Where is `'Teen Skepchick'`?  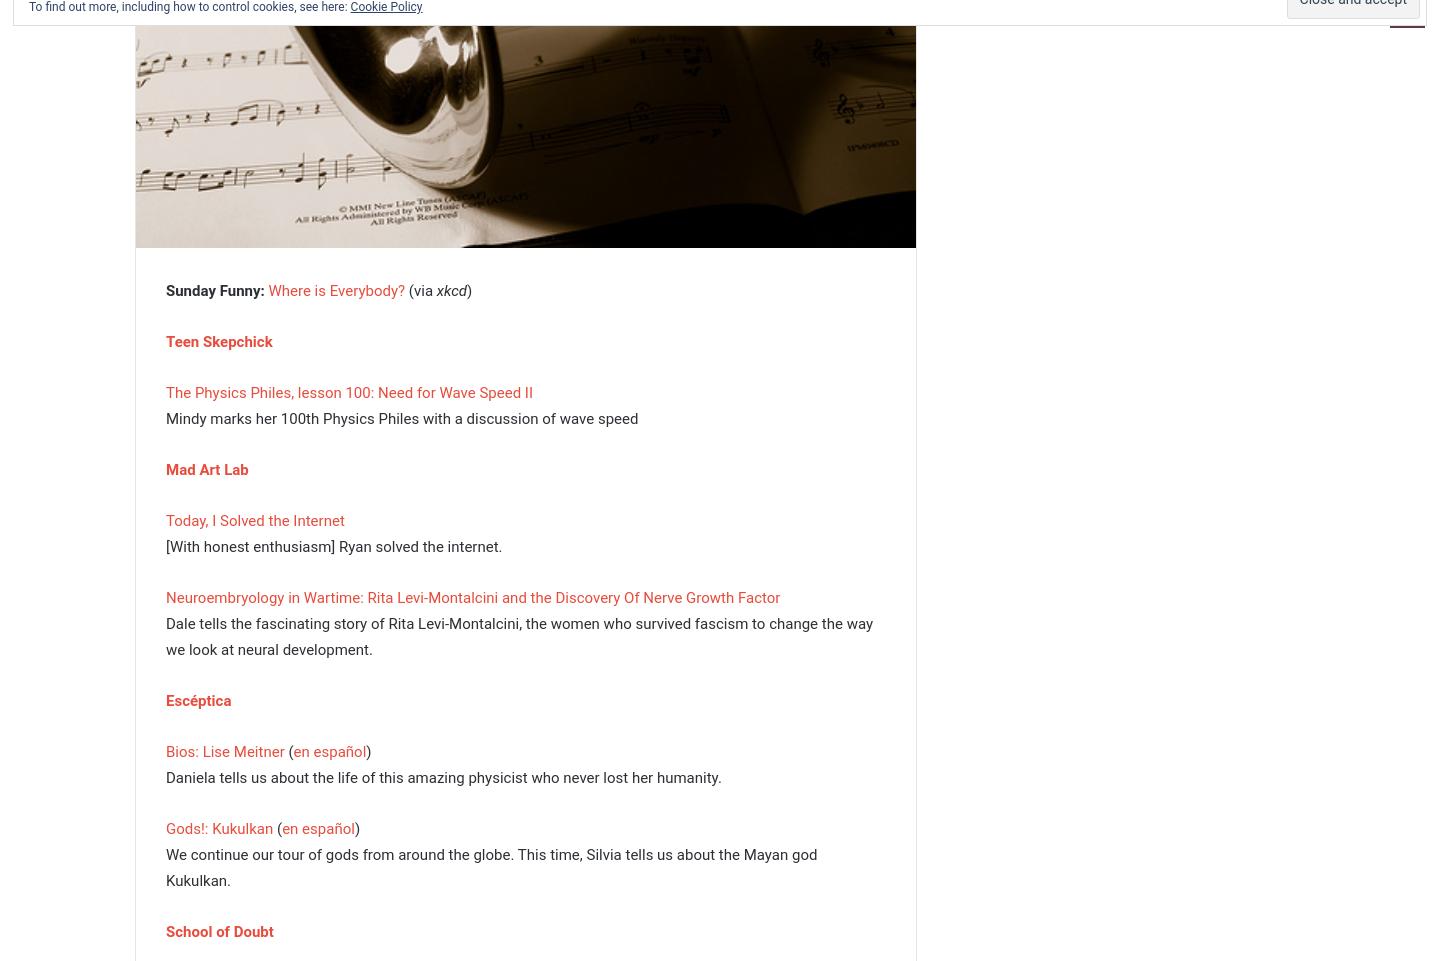 'Teen Skepchick' is located at coordinates (219, 339).